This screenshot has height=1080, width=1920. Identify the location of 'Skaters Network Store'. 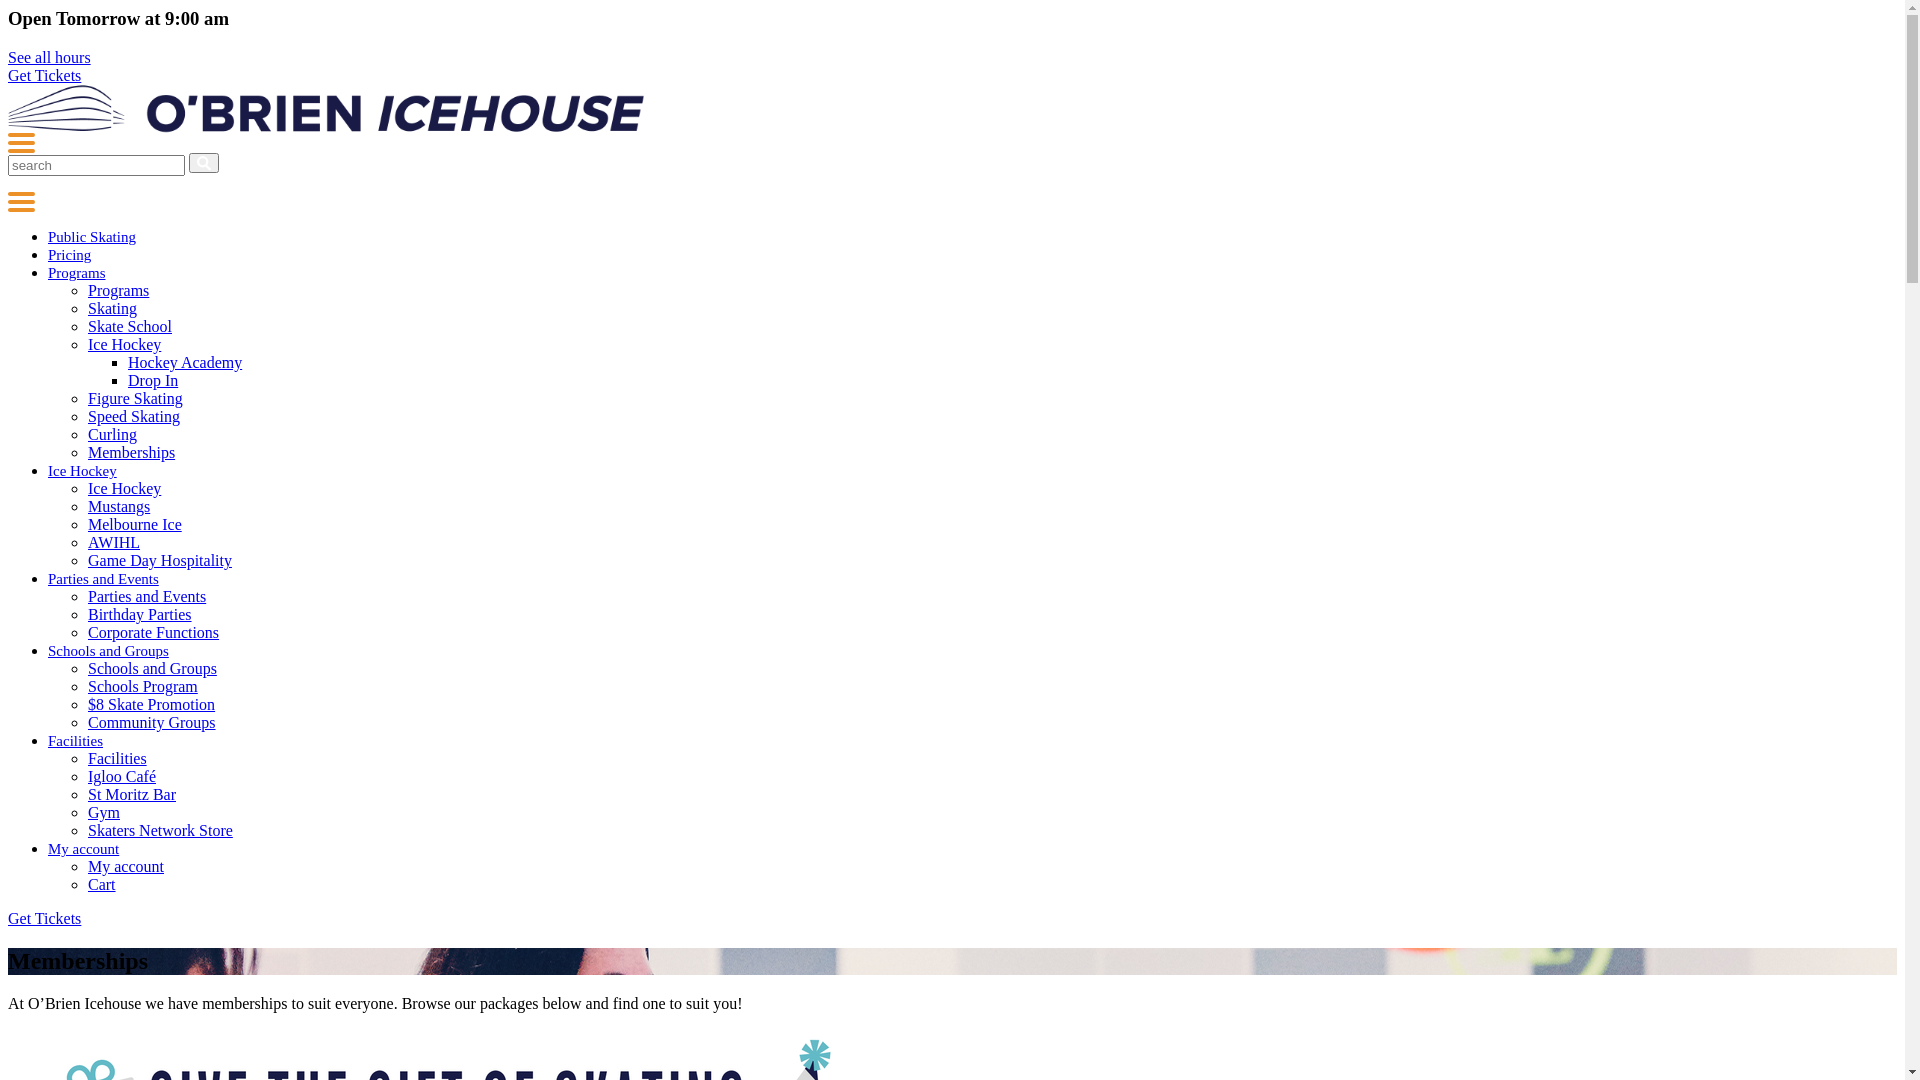
(160, 830).